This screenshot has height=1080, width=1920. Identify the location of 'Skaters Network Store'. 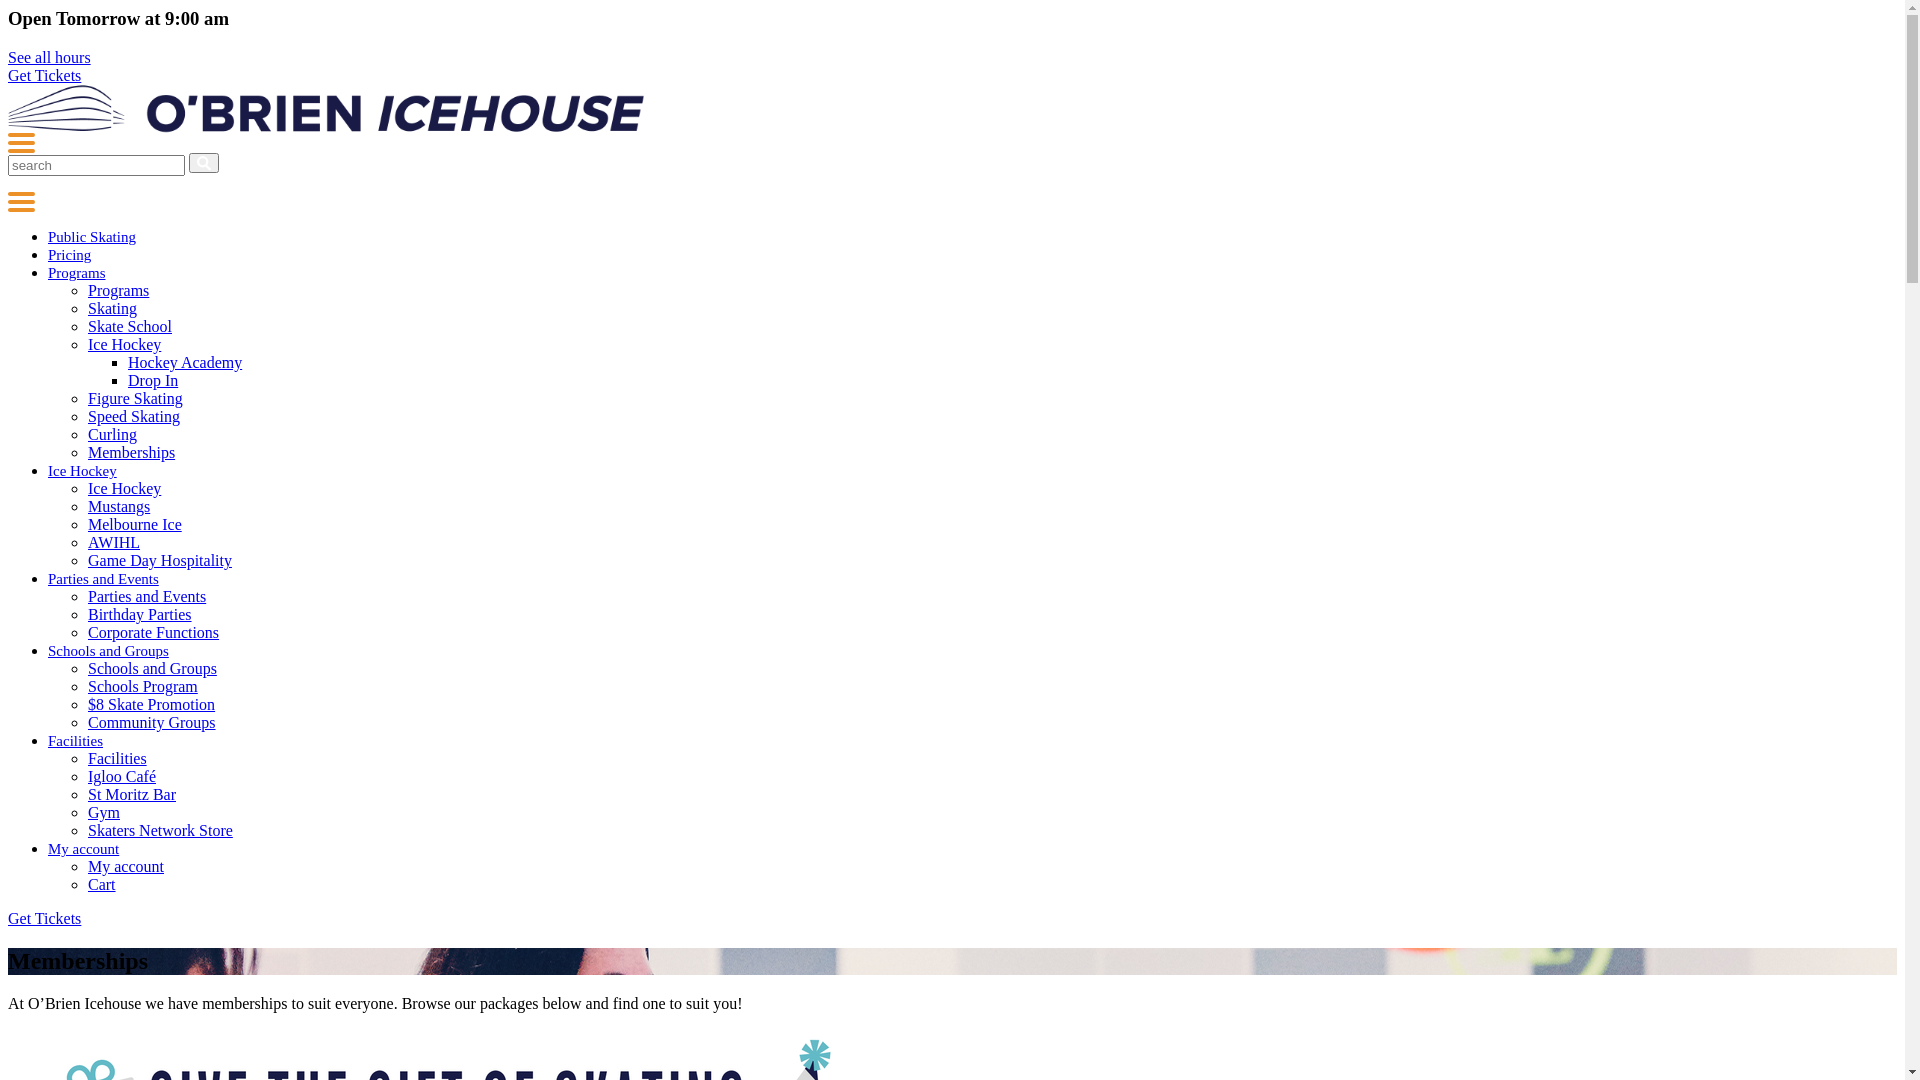
(160, 830).